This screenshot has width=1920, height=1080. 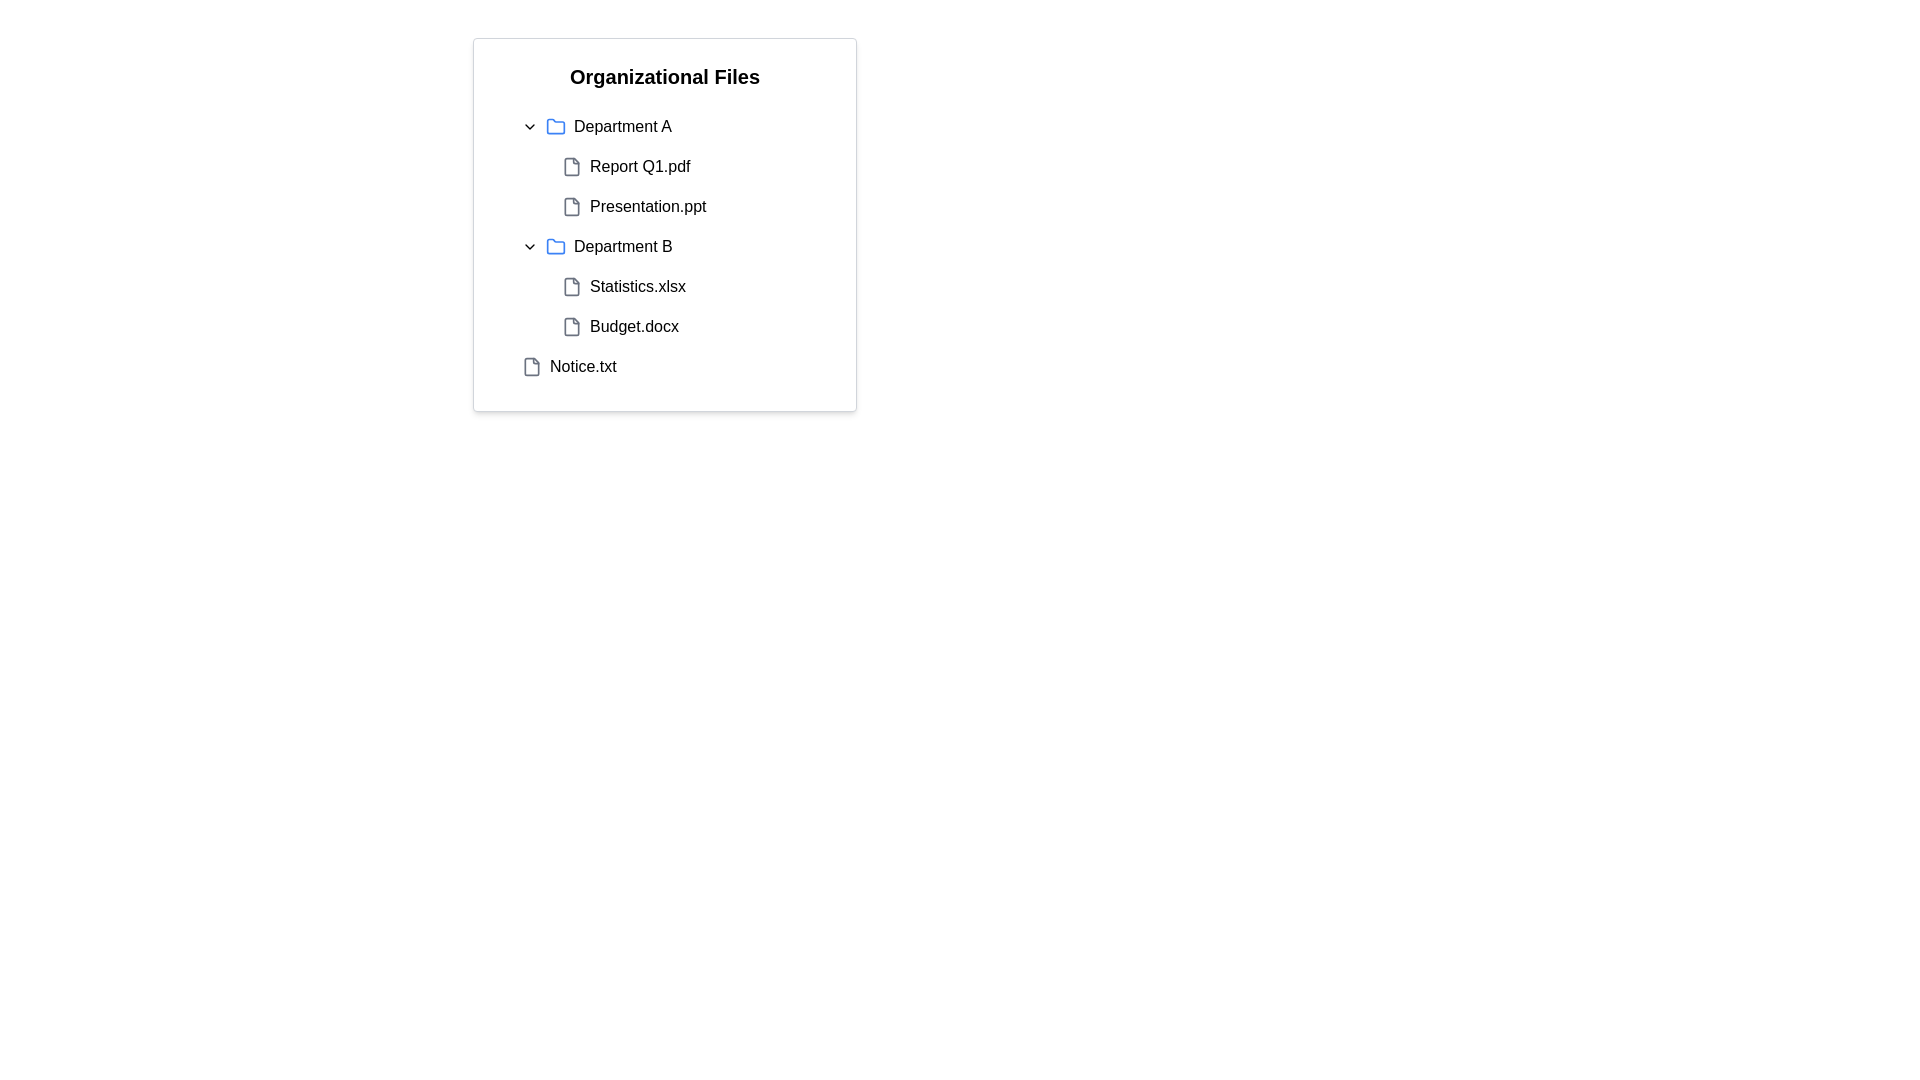 What do you see at coordinates (619, 326) in the screenshot?
I see `the file named 'Budget.docx' from the 'Department B' folder` at bounding box center [619, 326].